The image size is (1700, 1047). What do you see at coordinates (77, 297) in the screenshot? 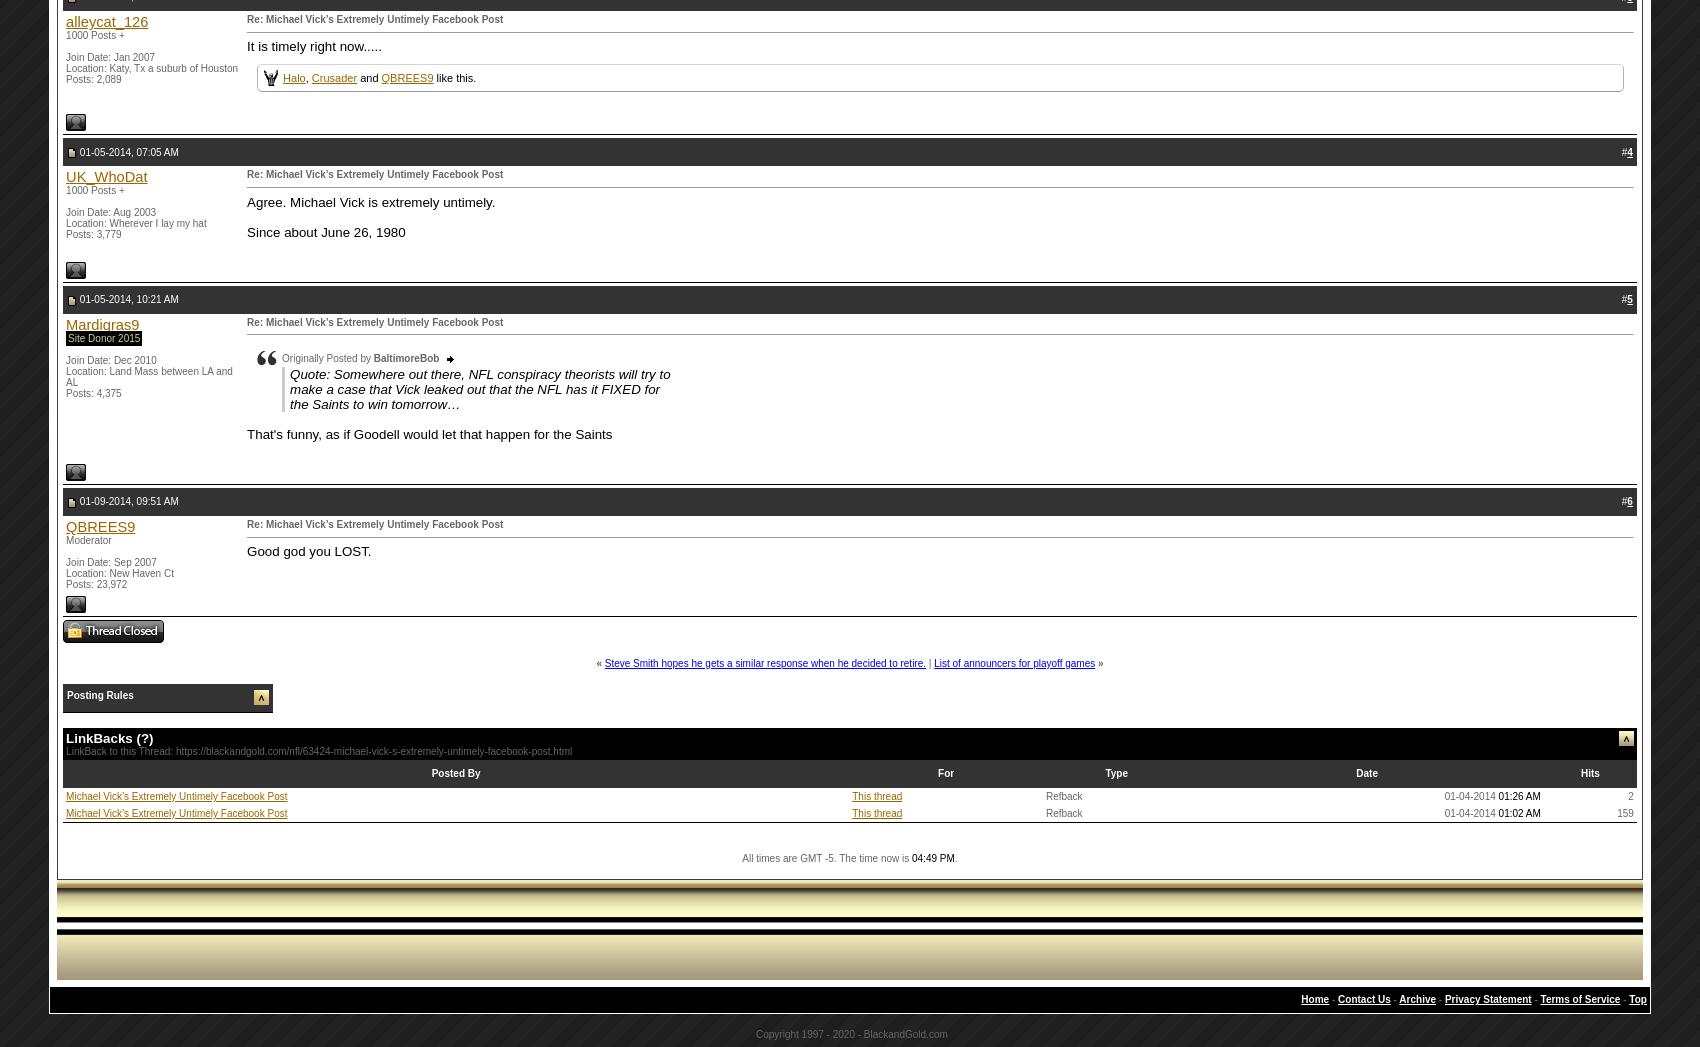
I see `'01-05-2014, 10:21 AM'` at bounding box center [77, 297].